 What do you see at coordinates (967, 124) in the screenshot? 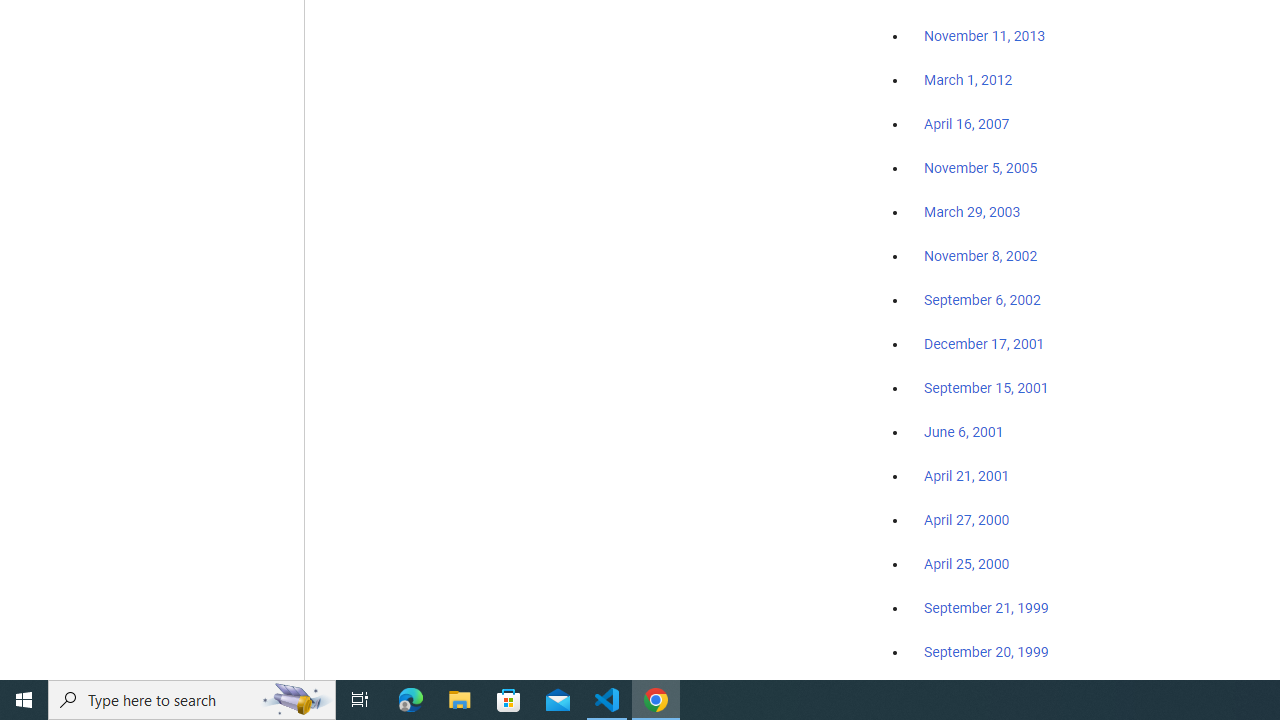
I see `'April 16, 2007'` at bounding box center [967, 124].